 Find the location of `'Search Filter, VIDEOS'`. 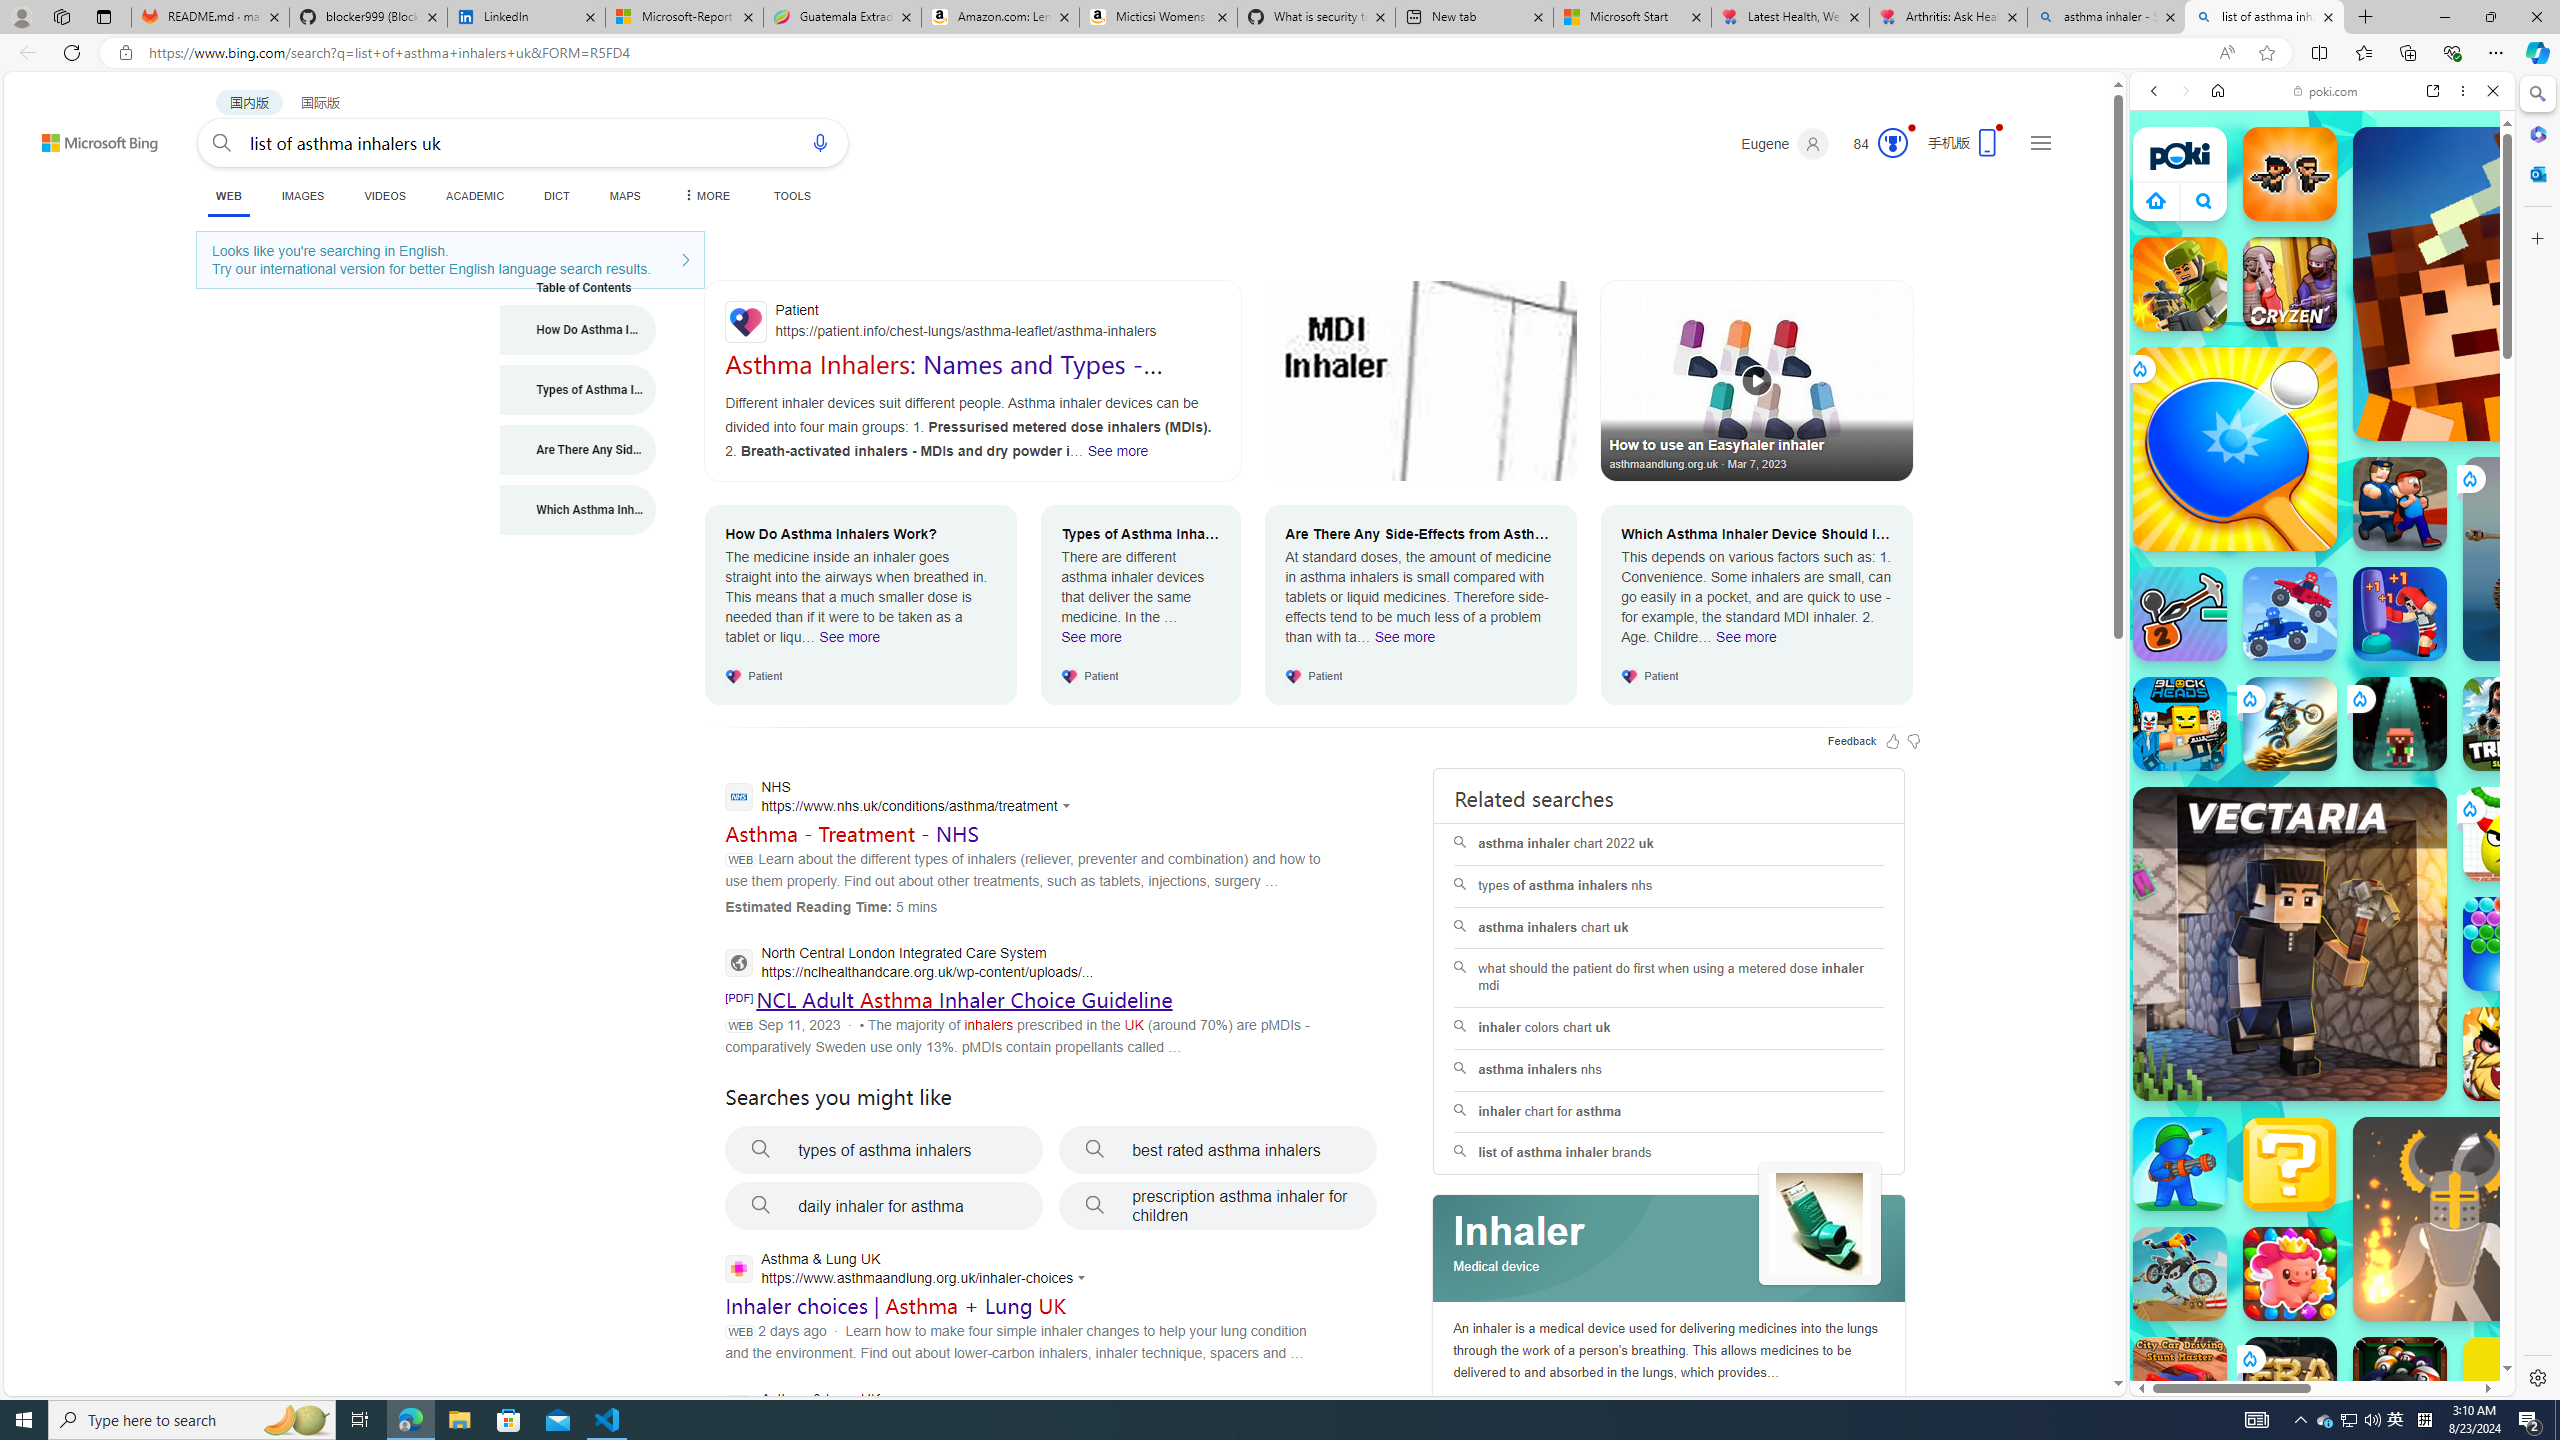

'Search Filter, VIDEOS' is located at coordinates (2286, 227).